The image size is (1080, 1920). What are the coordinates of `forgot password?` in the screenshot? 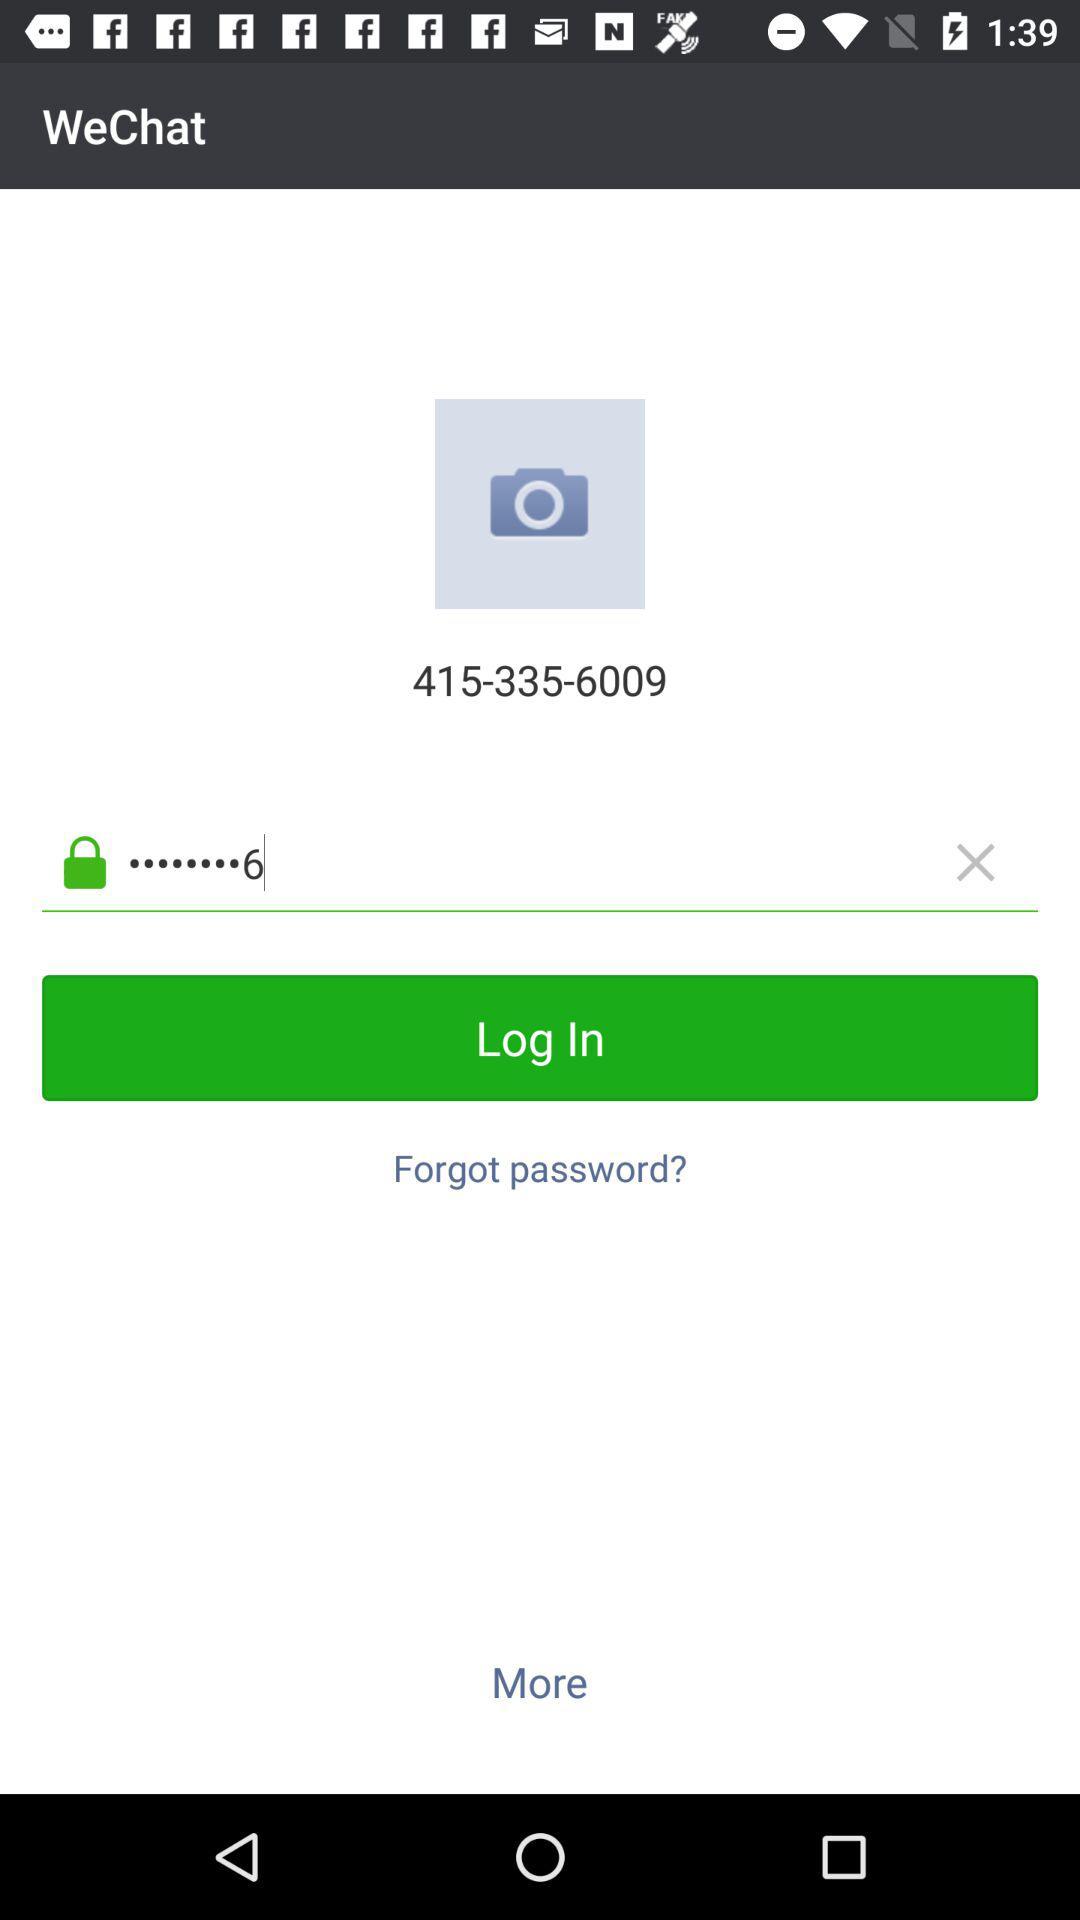 It's located at (540, 1157).